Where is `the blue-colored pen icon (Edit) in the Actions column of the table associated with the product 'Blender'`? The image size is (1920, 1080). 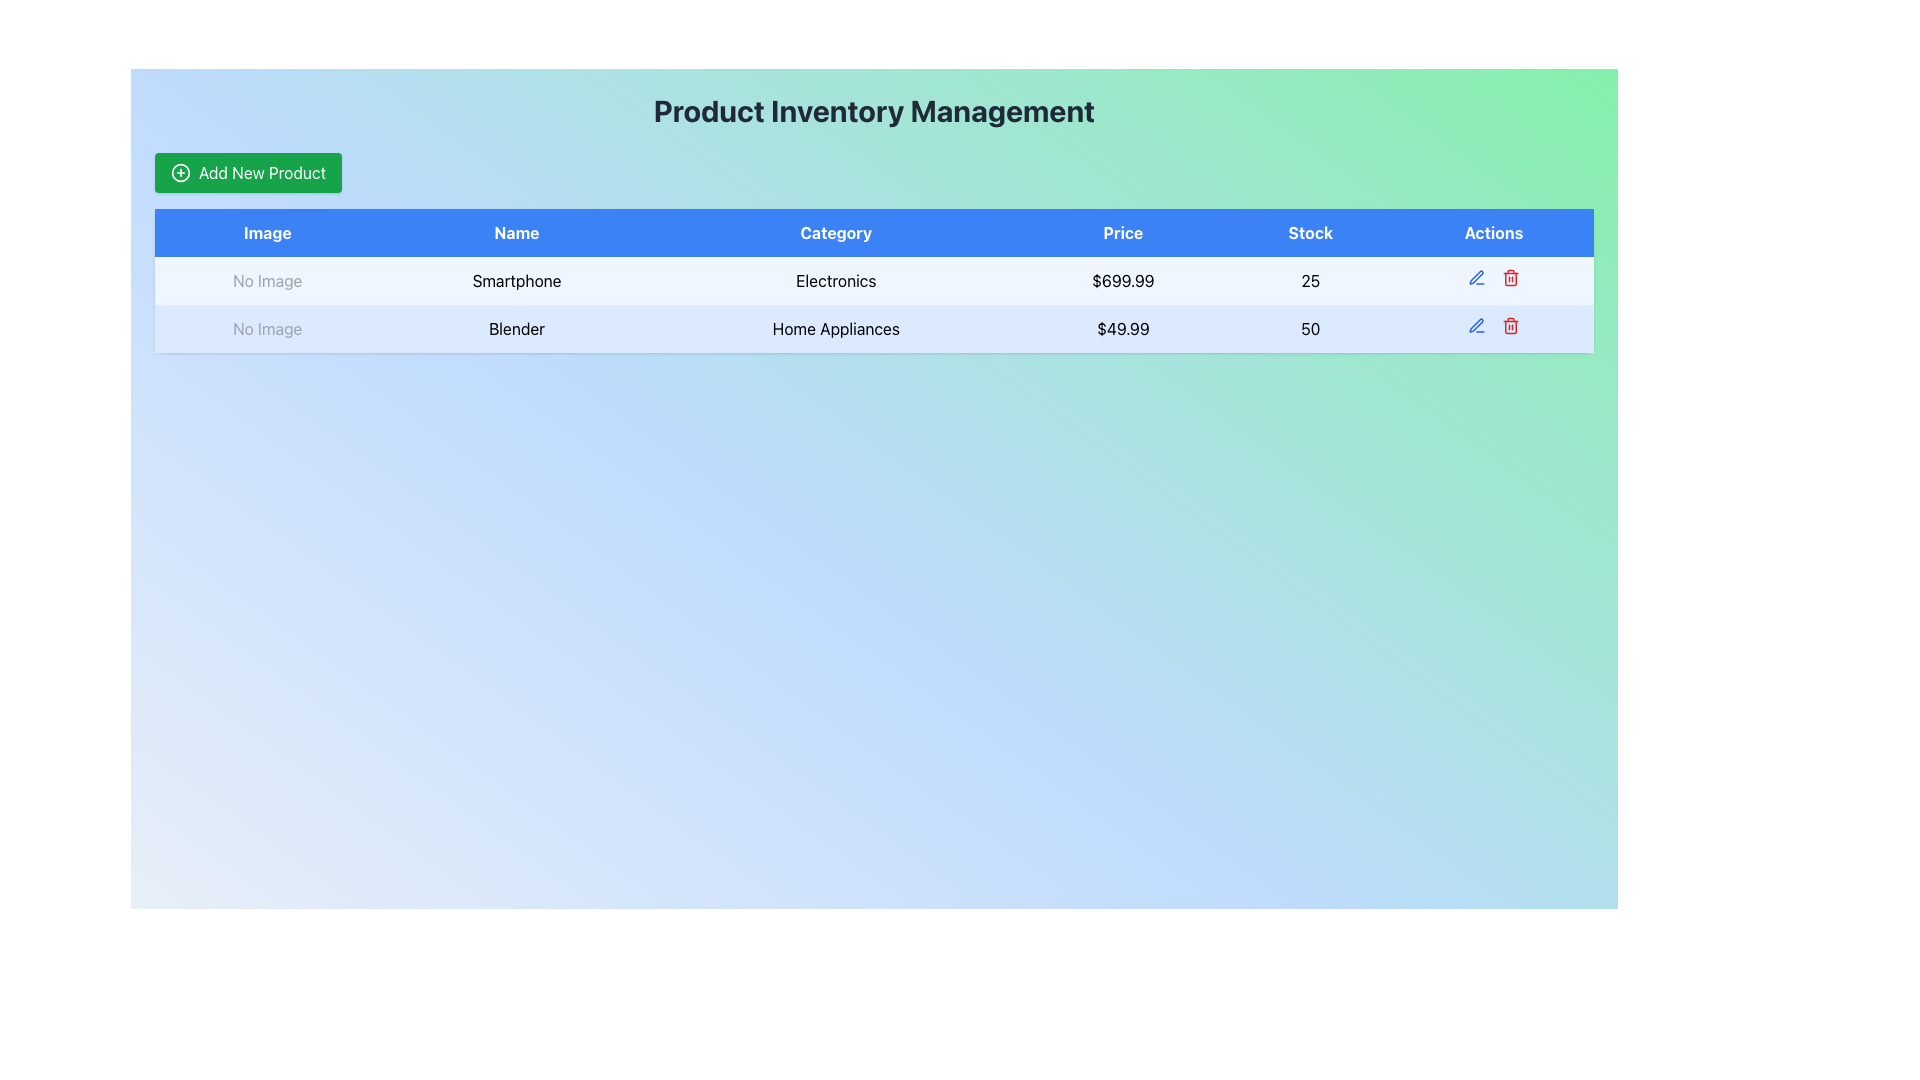 the blue-colored pen icon (Edit) in the Actions column of the table associated with the product 'Blender' is located at coordinates (1476, 277).